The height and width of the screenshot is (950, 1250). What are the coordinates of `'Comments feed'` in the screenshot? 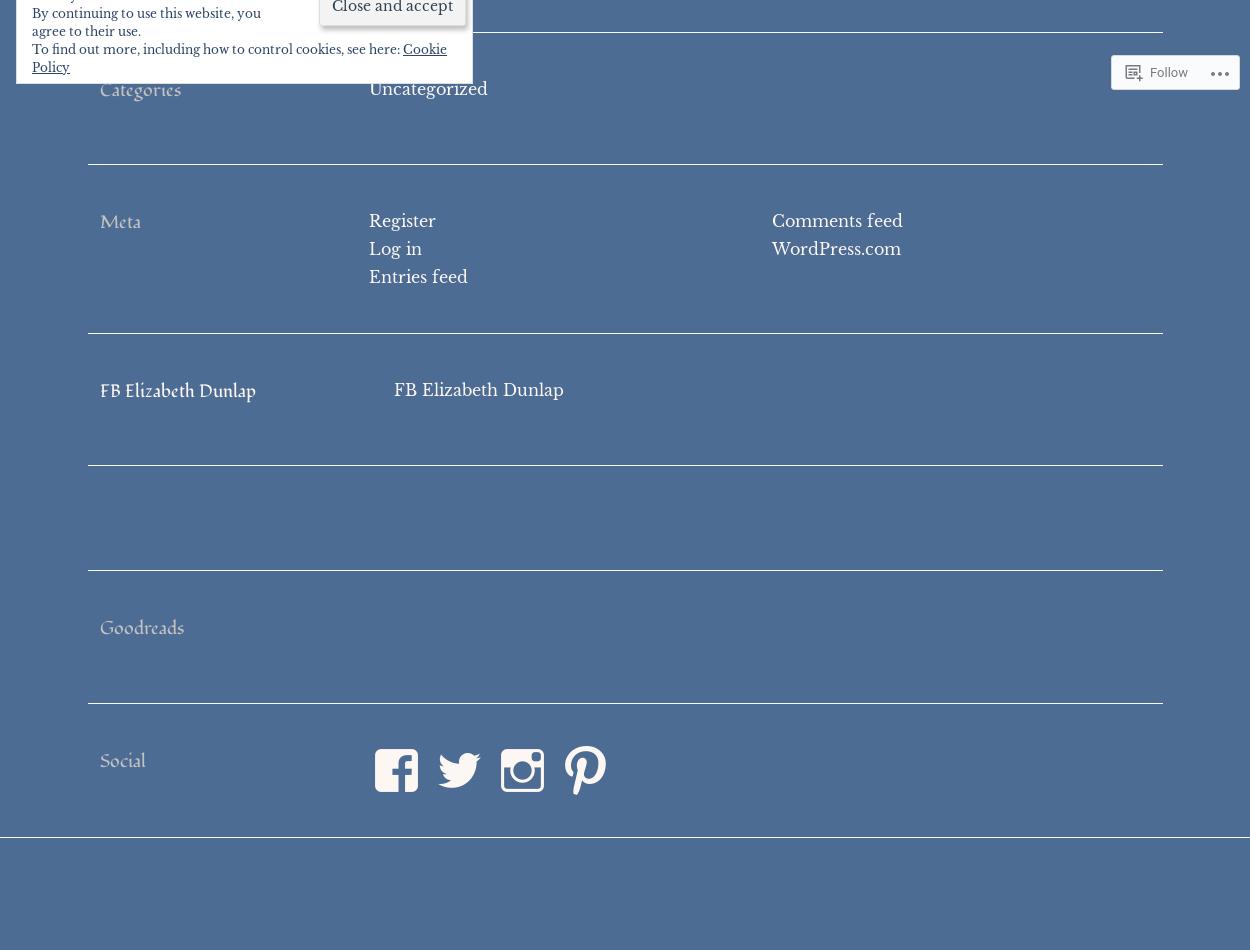 It's located at (835, 220).